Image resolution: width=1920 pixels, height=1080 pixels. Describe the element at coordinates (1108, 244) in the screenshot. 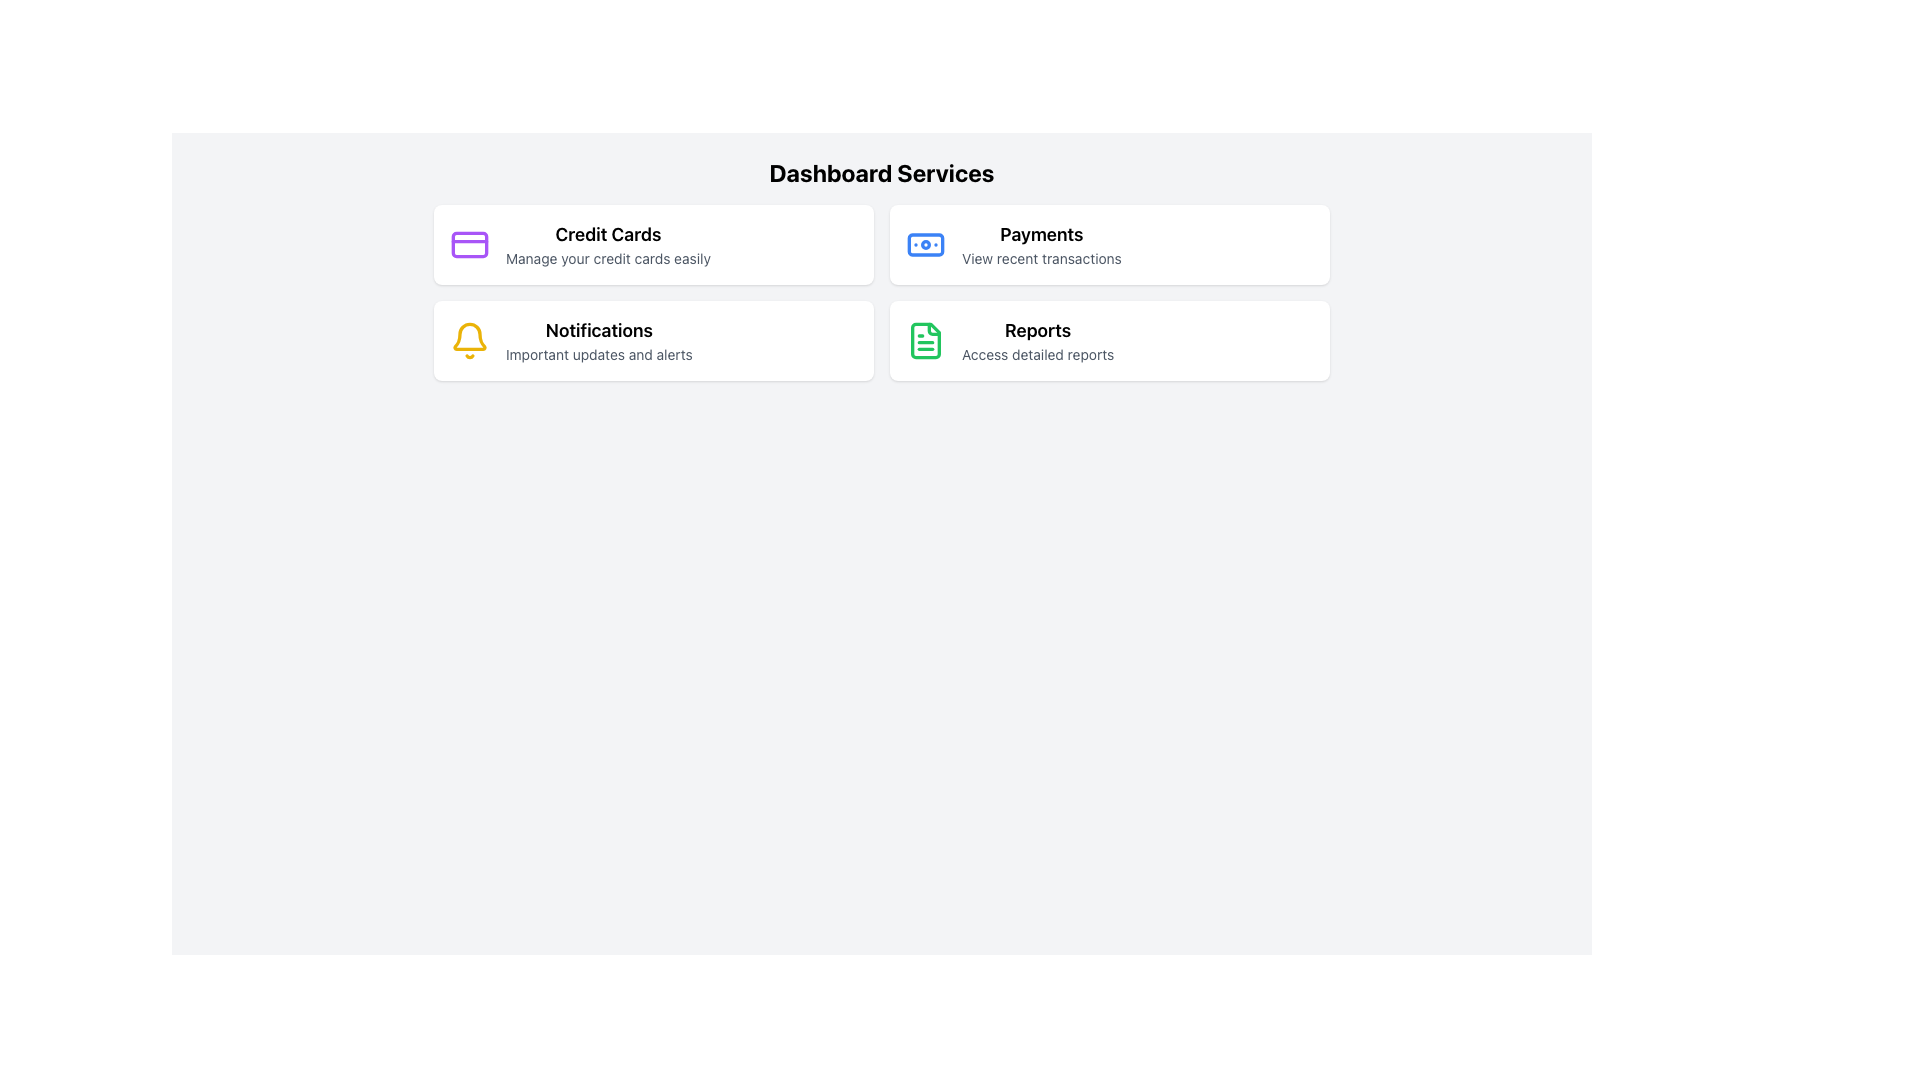

I see `the panel styled with a white background featuring a blue icon on the left and the text 'Payments' in bold along with 'View recent transactions' in smaller gray text, located in the top-right part of the grid layout` at that location.